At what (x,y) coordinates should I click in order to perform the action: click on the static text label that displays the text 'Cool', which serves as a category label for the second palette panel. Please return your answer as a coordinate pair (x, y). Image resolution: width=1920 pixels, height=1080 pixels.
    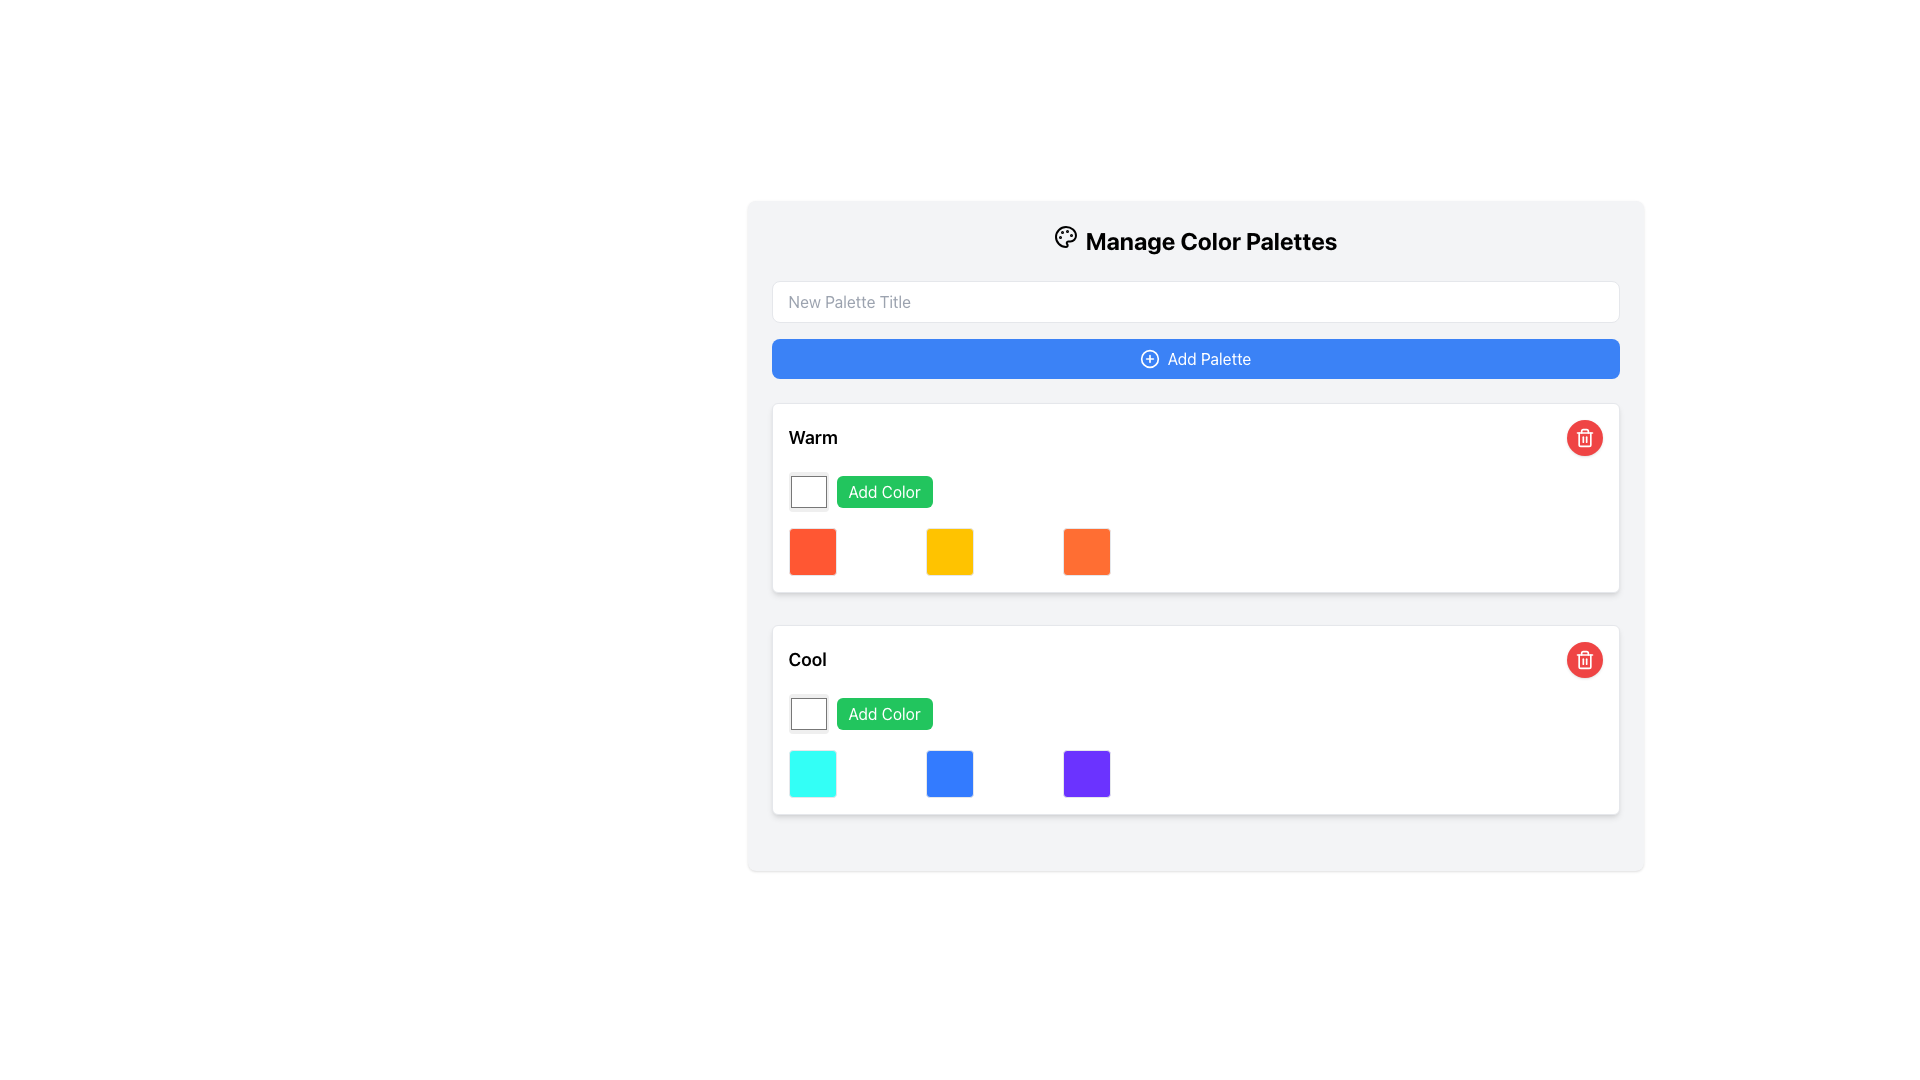
    Looking at the image, I should click on (807, 659).